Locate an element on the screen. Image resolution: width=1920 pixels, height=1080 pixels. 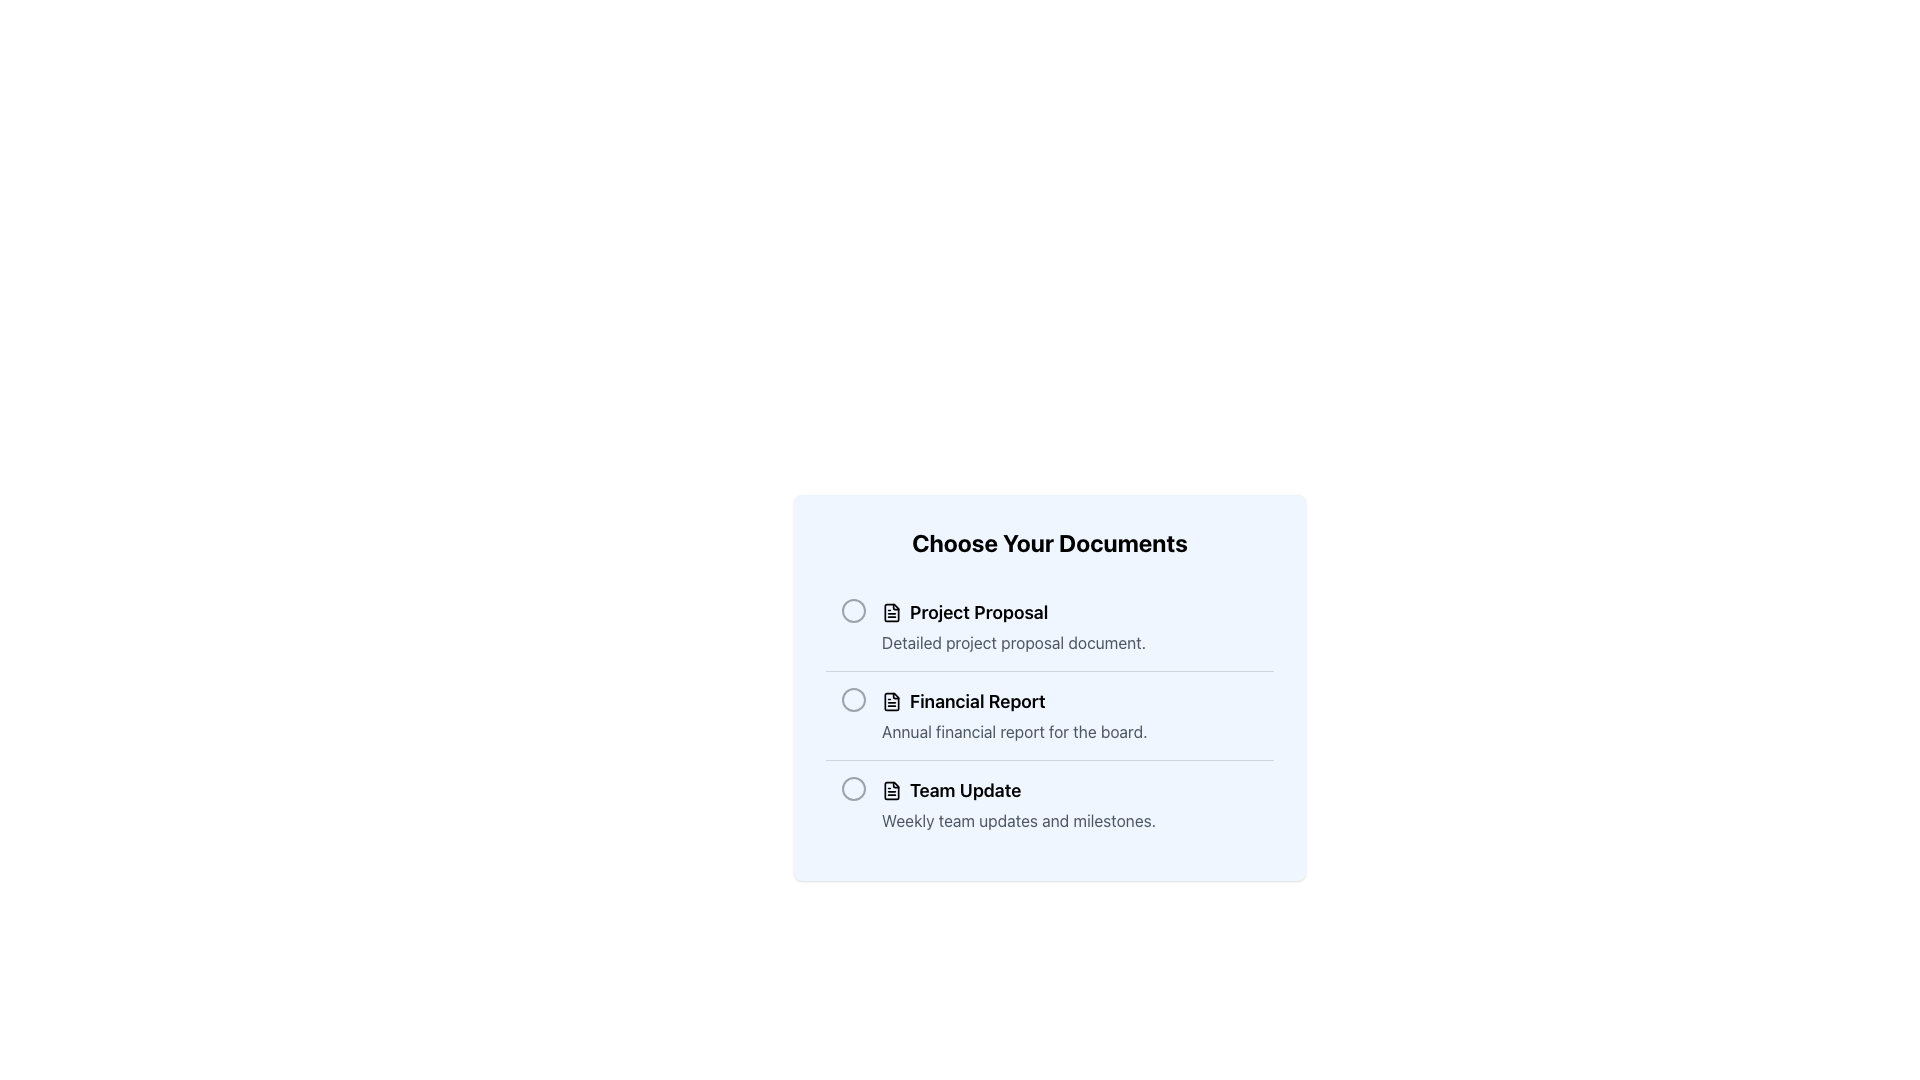
the document icon that visually enhances the 'Financial Report' option, which is located to the left of the 'Financial Report' text in the second item of the list under 'Choose Your Documents' is located at coordinates (891, 701).